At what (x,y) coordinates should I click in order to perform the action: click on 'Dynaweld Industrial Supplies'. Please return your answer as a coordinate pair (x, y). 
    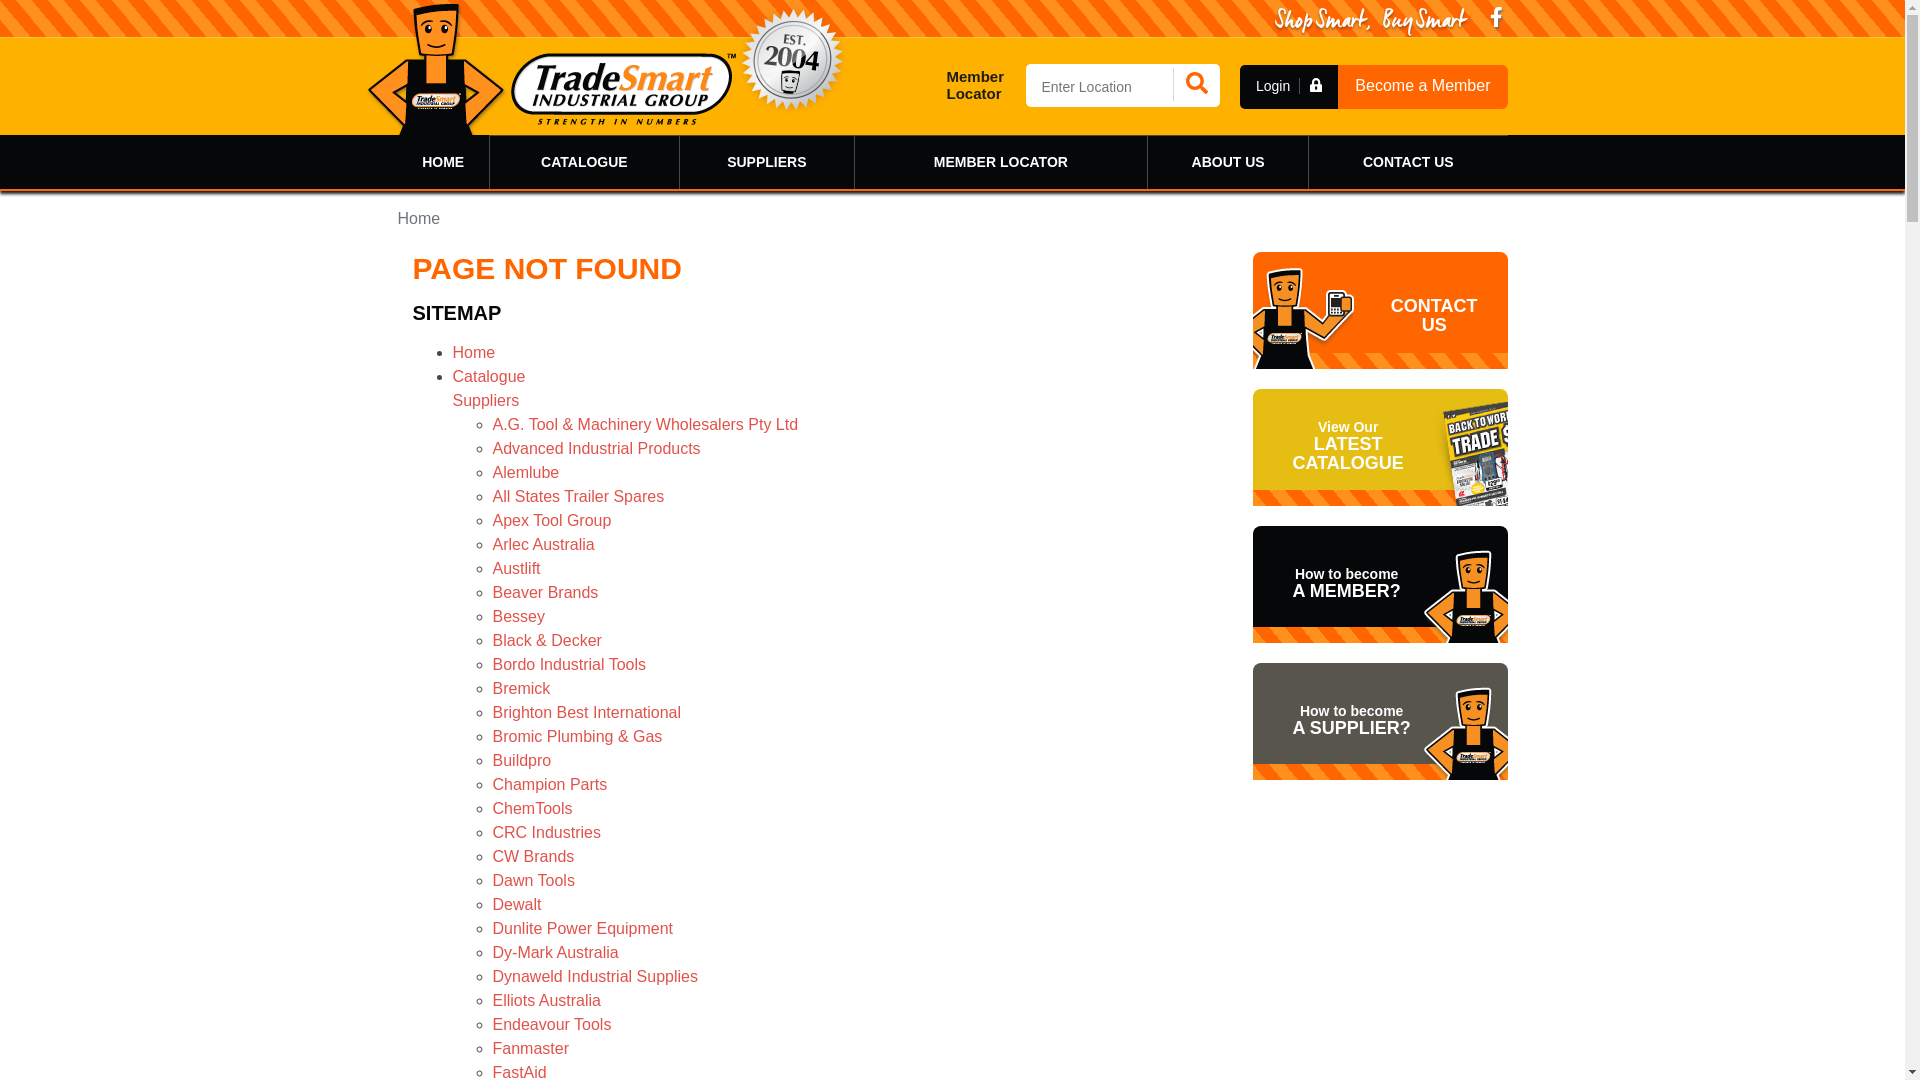
    Looking at the image, I should click on (593, 975).